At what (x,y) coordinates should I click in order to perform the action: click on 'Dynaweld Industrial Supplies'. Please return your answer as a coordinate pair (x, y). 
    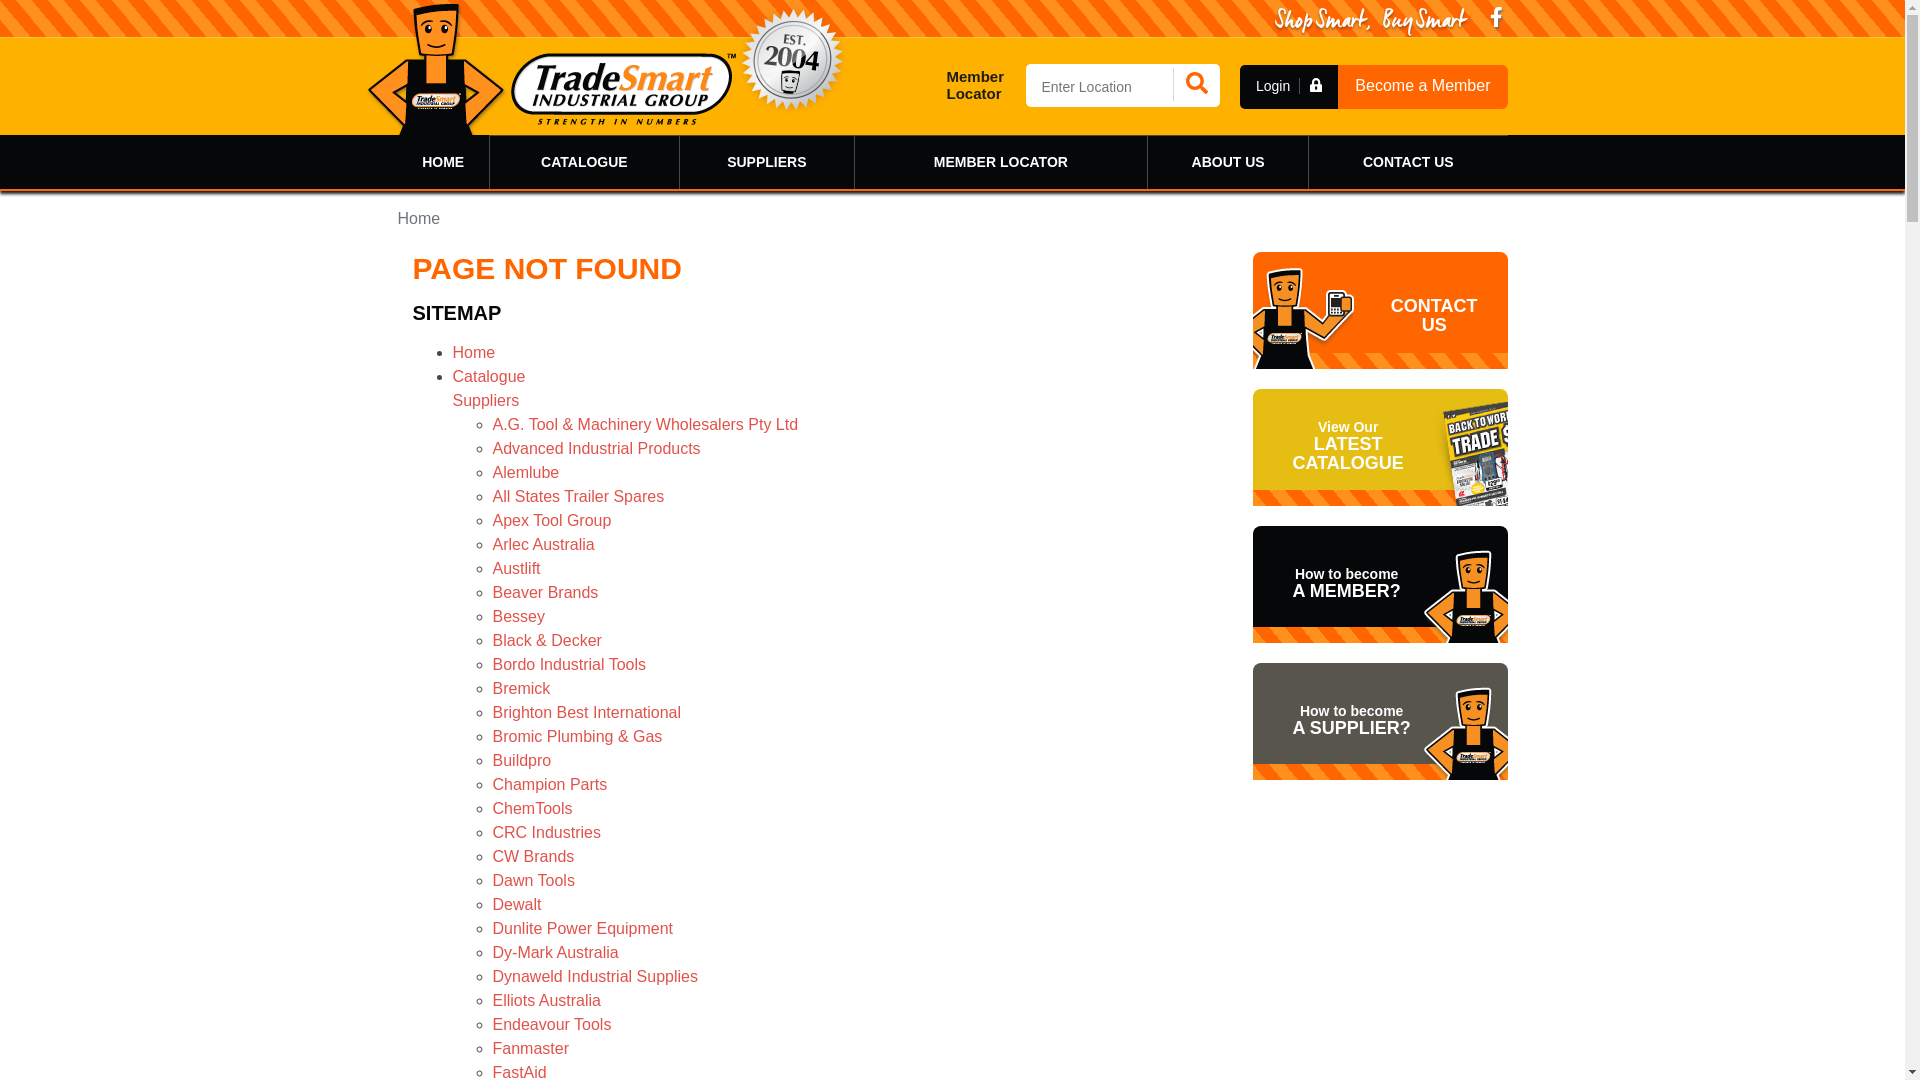
    Looking at the image, I should click on (593, 975).